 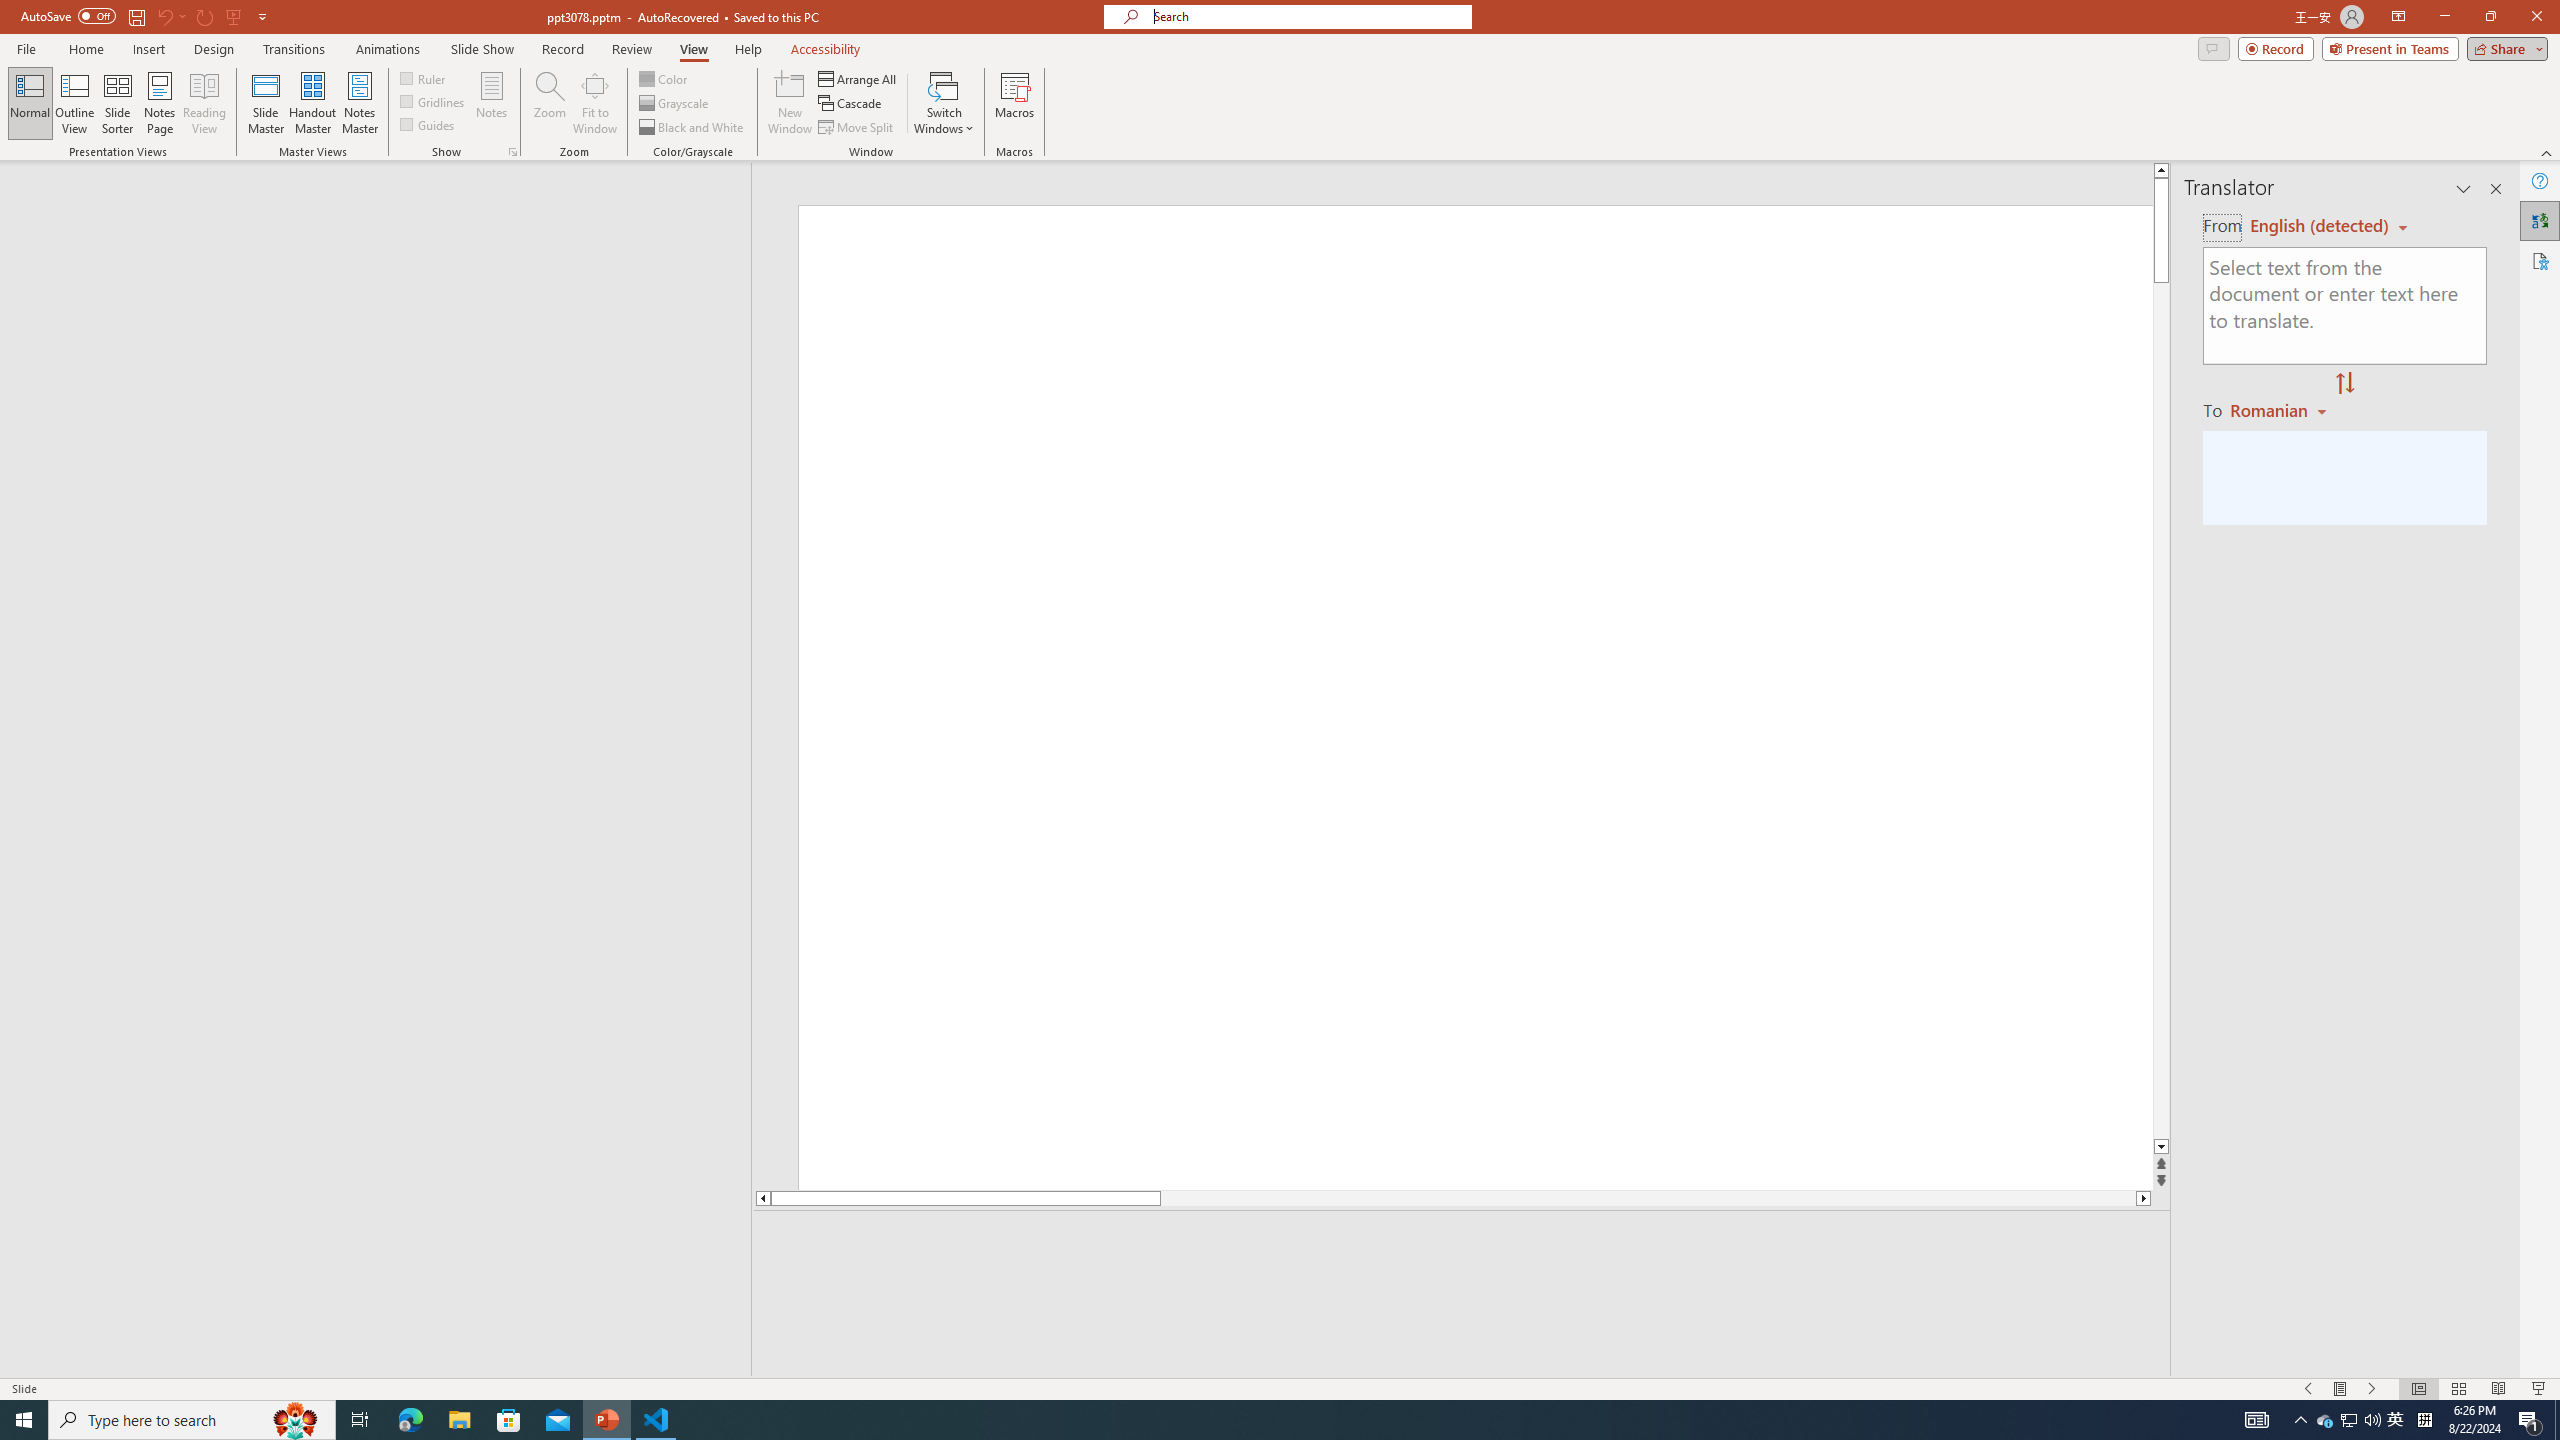 I want to click on 'Slide Show Next On', so click(x=2372, y=1389).